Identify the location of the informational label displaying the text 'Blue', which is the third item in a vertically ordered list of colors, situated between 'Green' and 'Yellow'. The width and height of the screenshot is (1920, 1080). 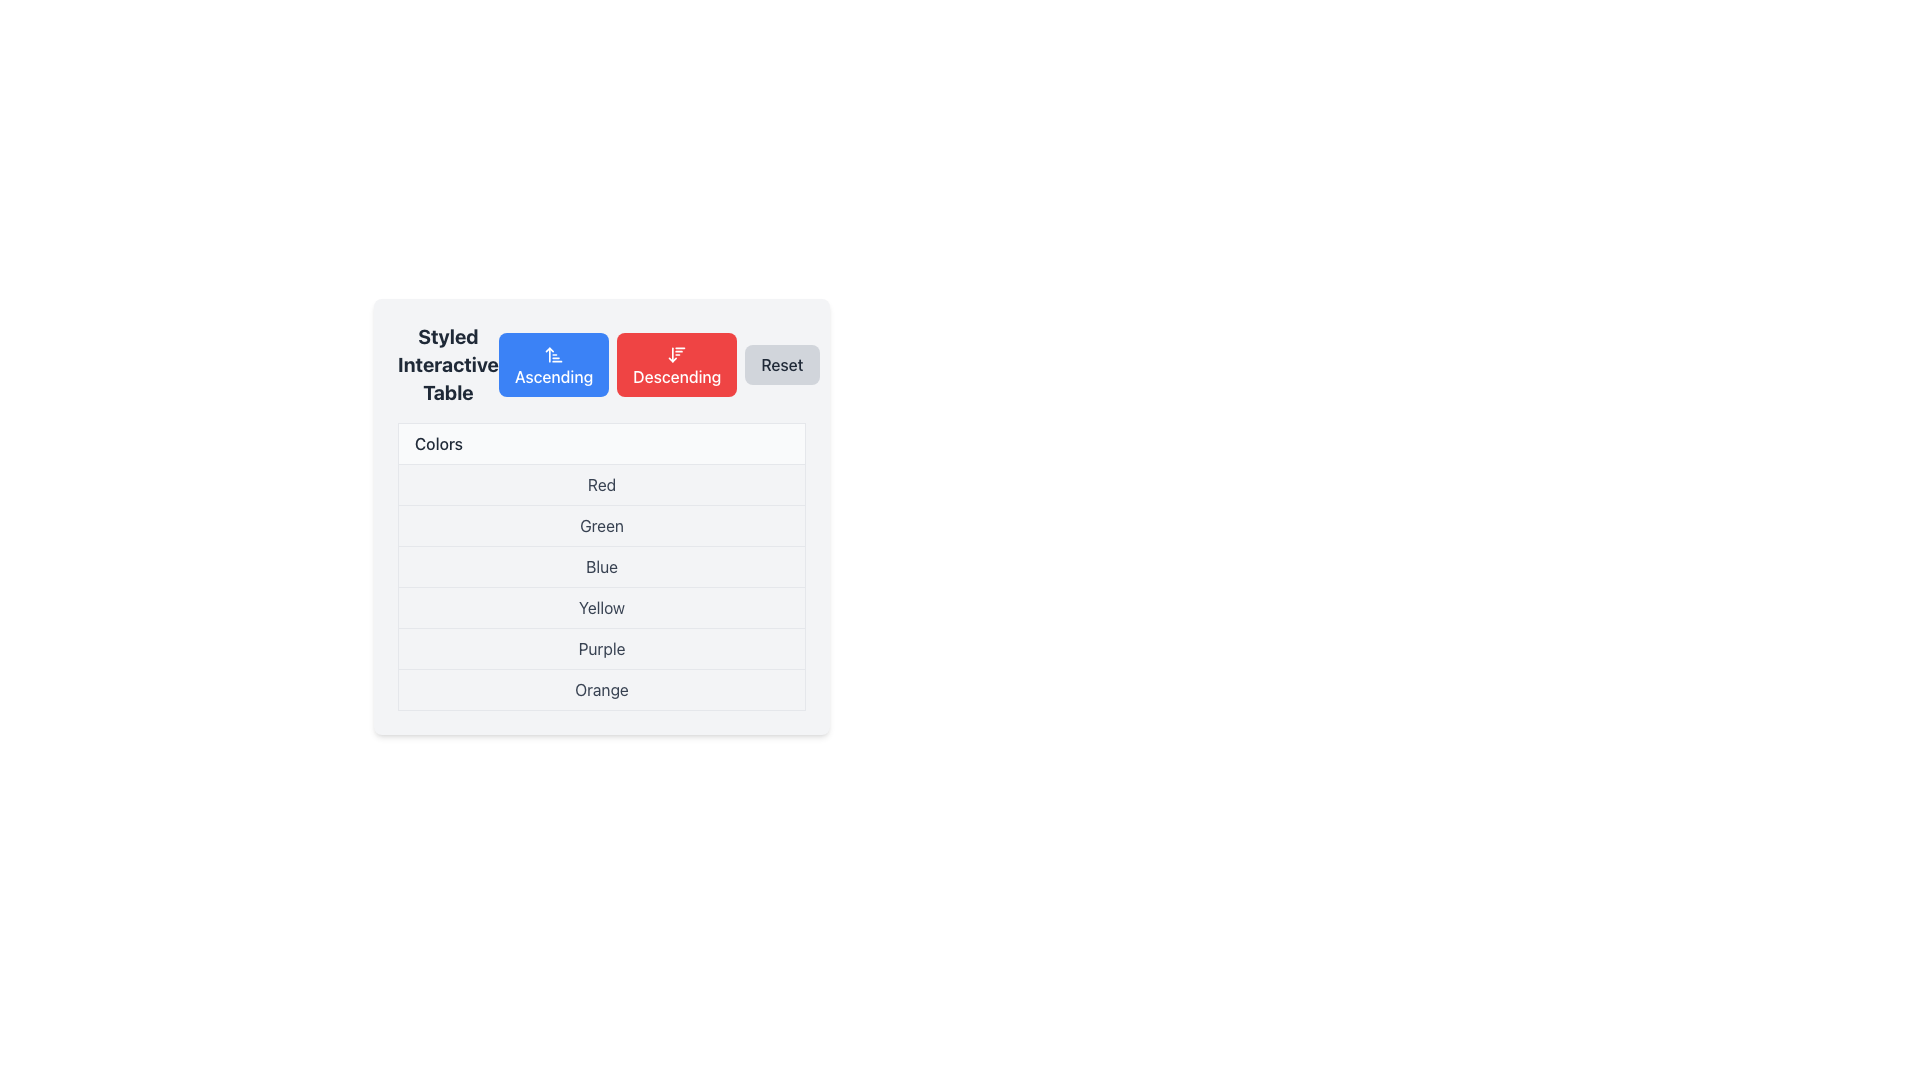
(600, 567).